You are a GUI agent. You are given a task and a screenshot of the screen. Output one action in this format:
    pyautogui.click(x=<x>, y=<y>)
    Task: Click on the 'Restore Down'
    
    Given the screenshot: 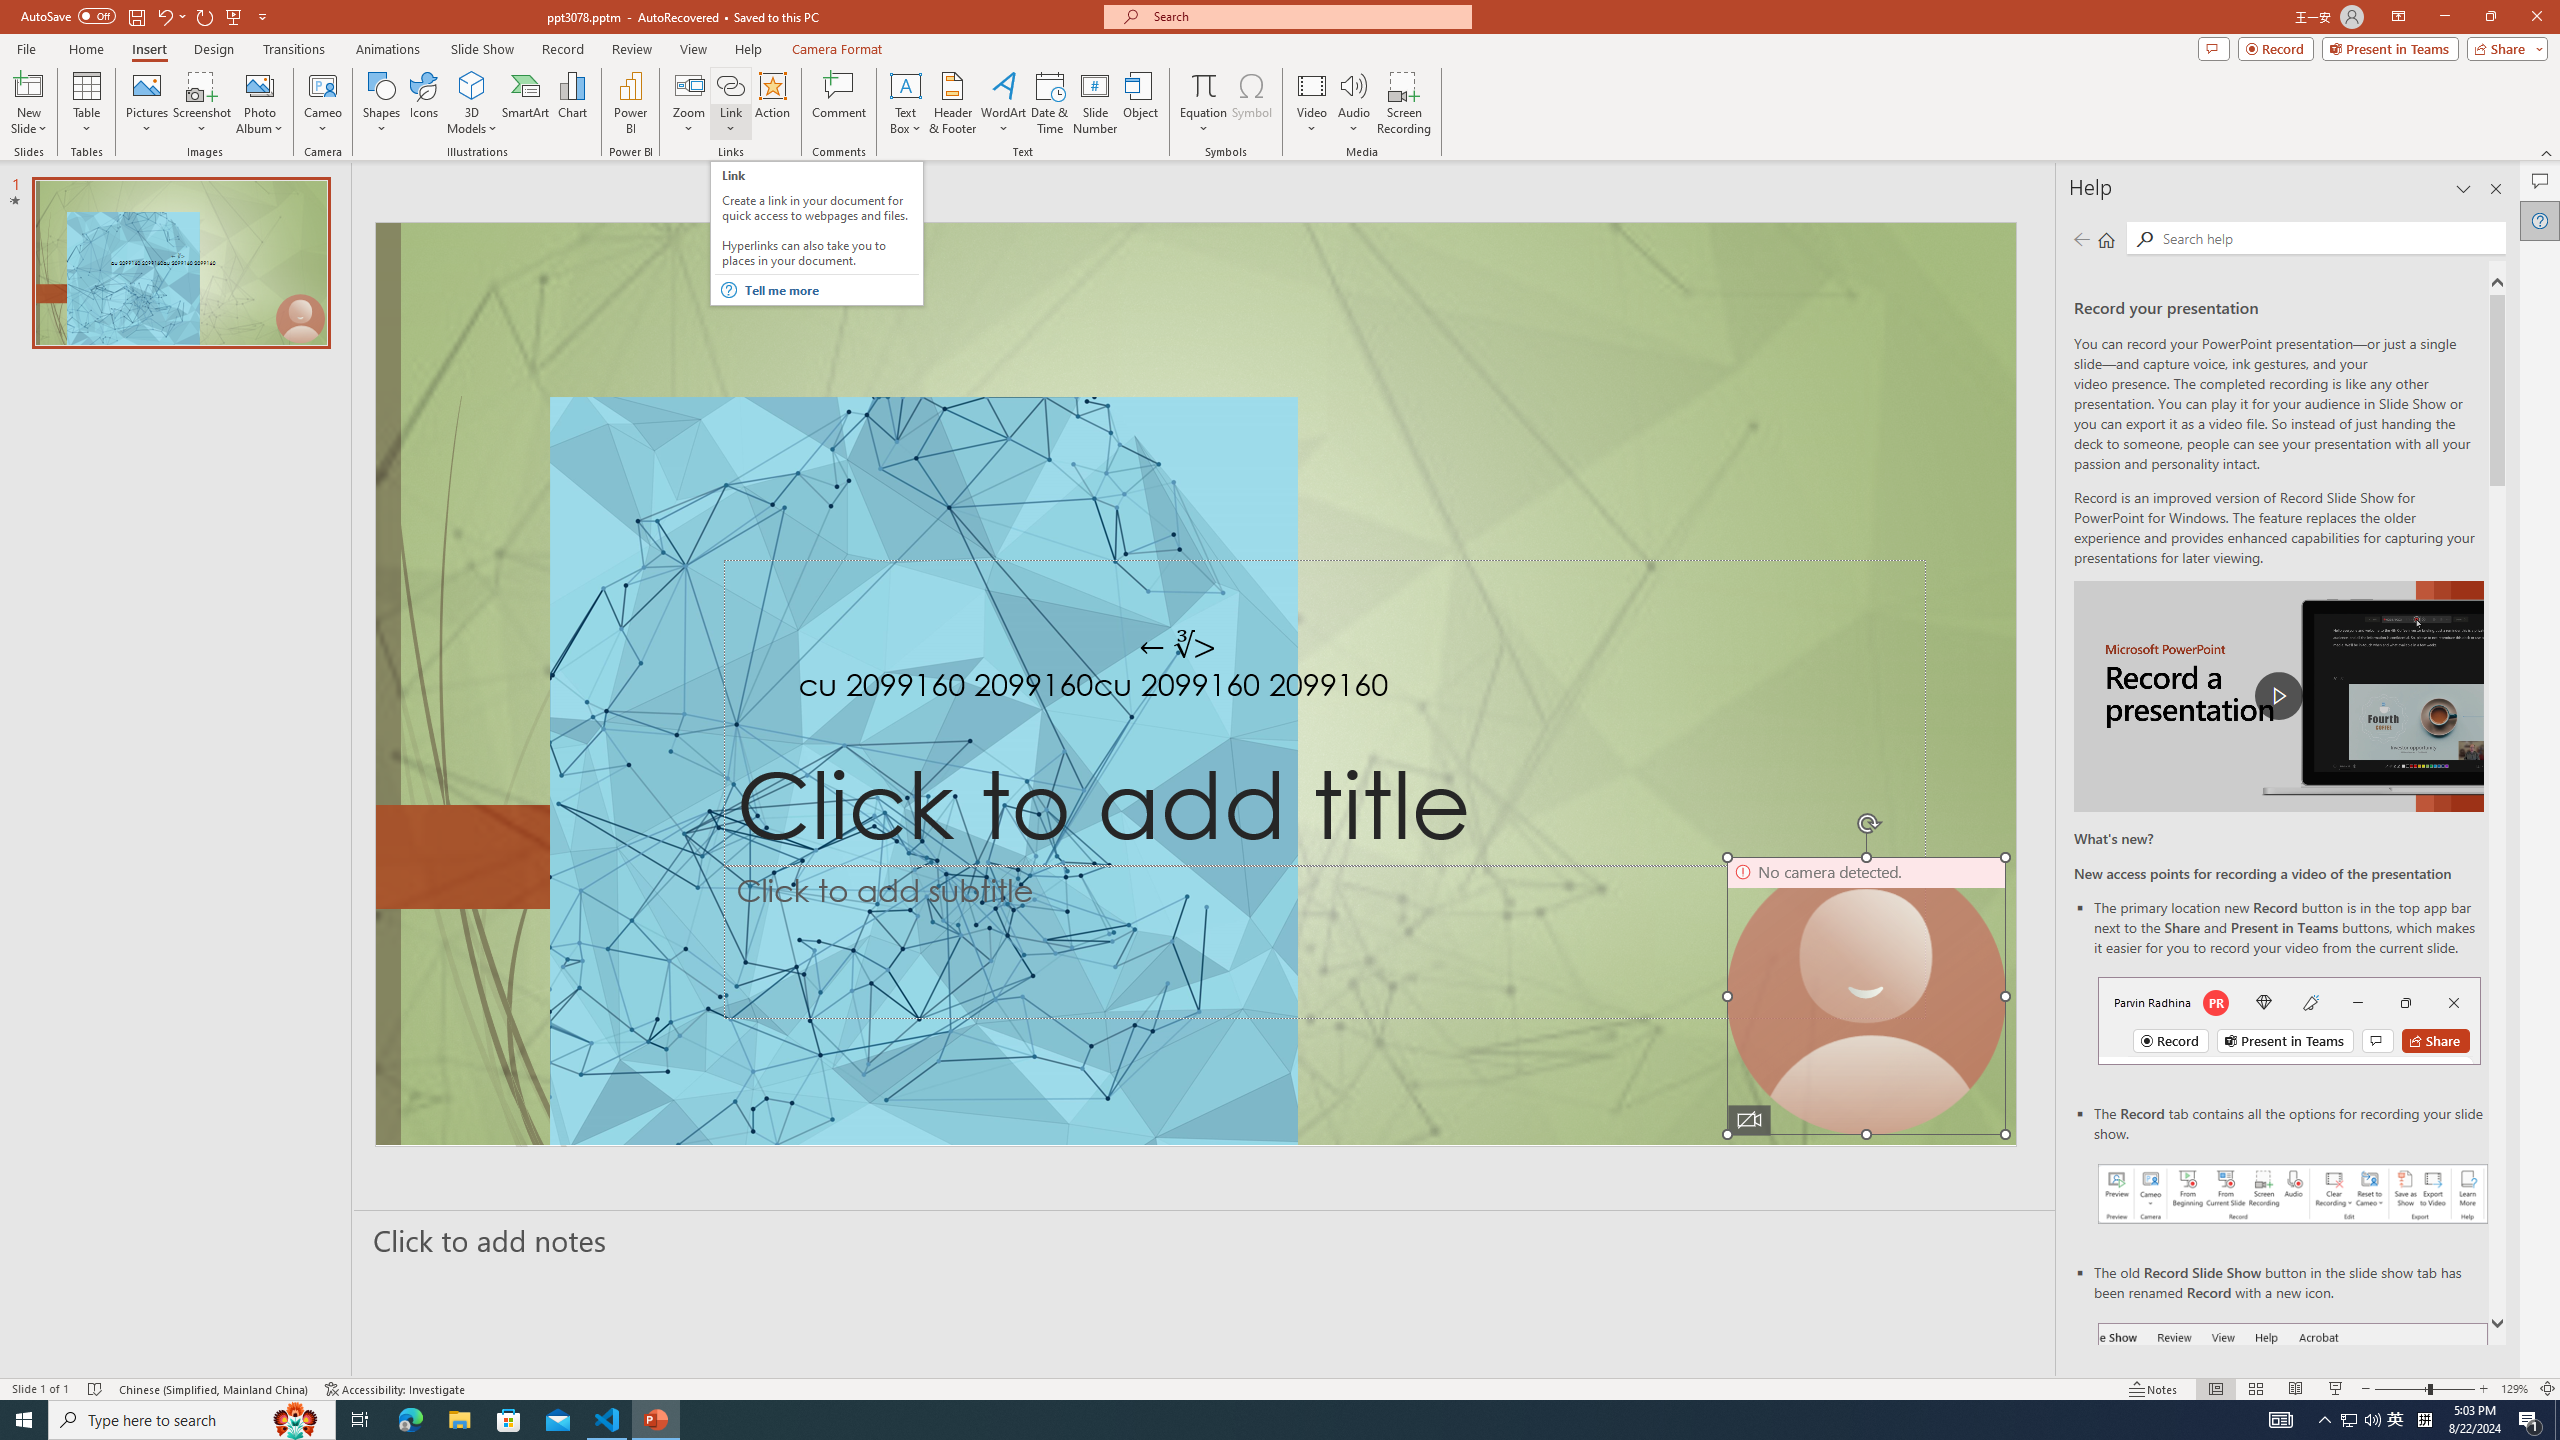 What is the action you would take?
    pyautogui.click(x=2490, y=16)
    